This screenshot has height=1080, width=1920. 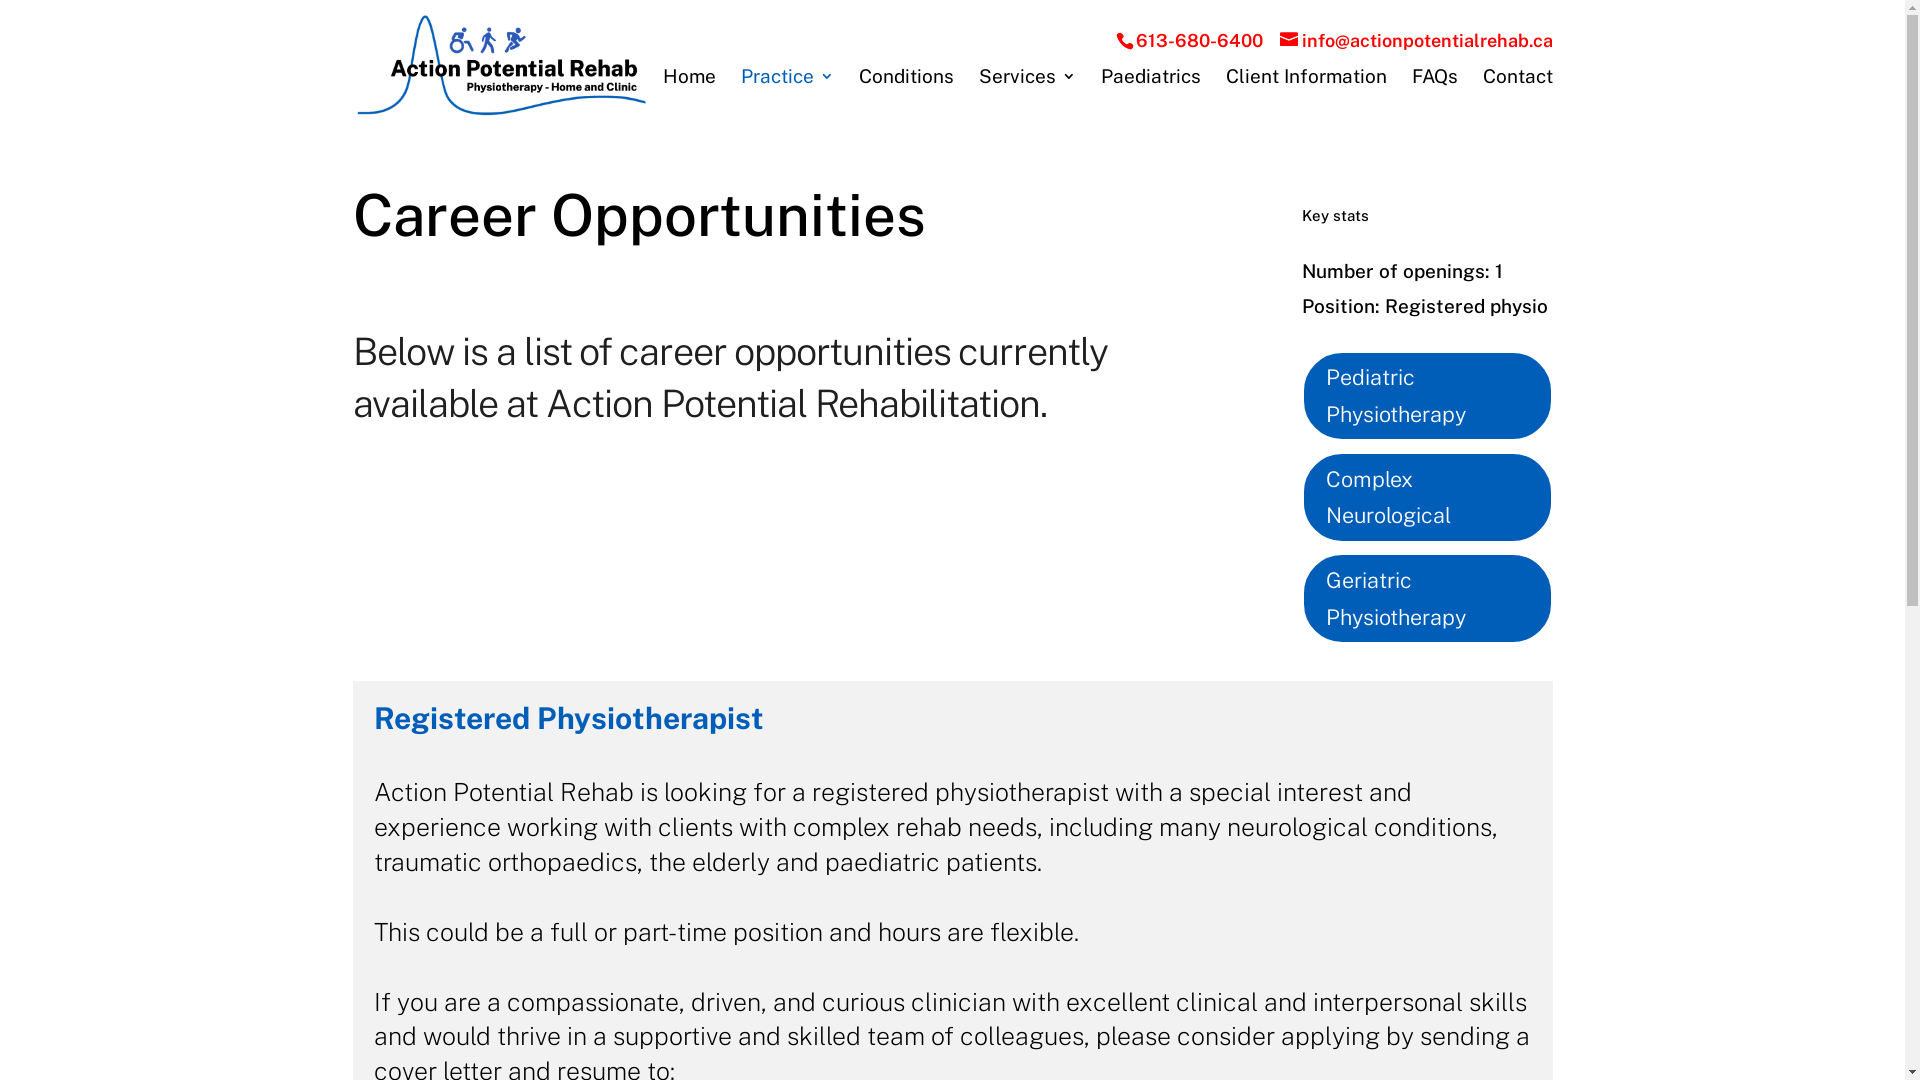 What do you see at coordinates (688, 79) in the screenshot?
I see `'Home'` at bounding box center [688, 79].